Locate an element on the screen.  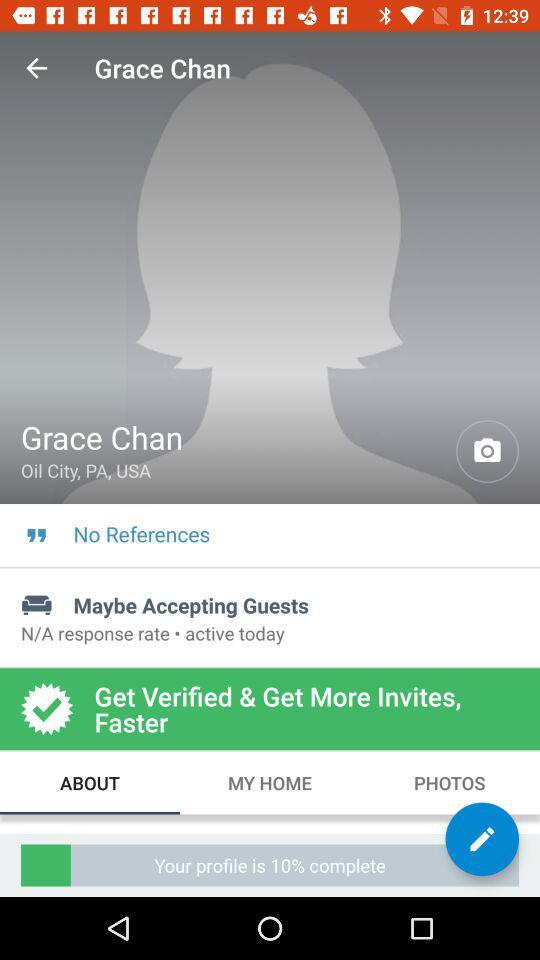
item below photos icon is located at coordinates (481, 839).